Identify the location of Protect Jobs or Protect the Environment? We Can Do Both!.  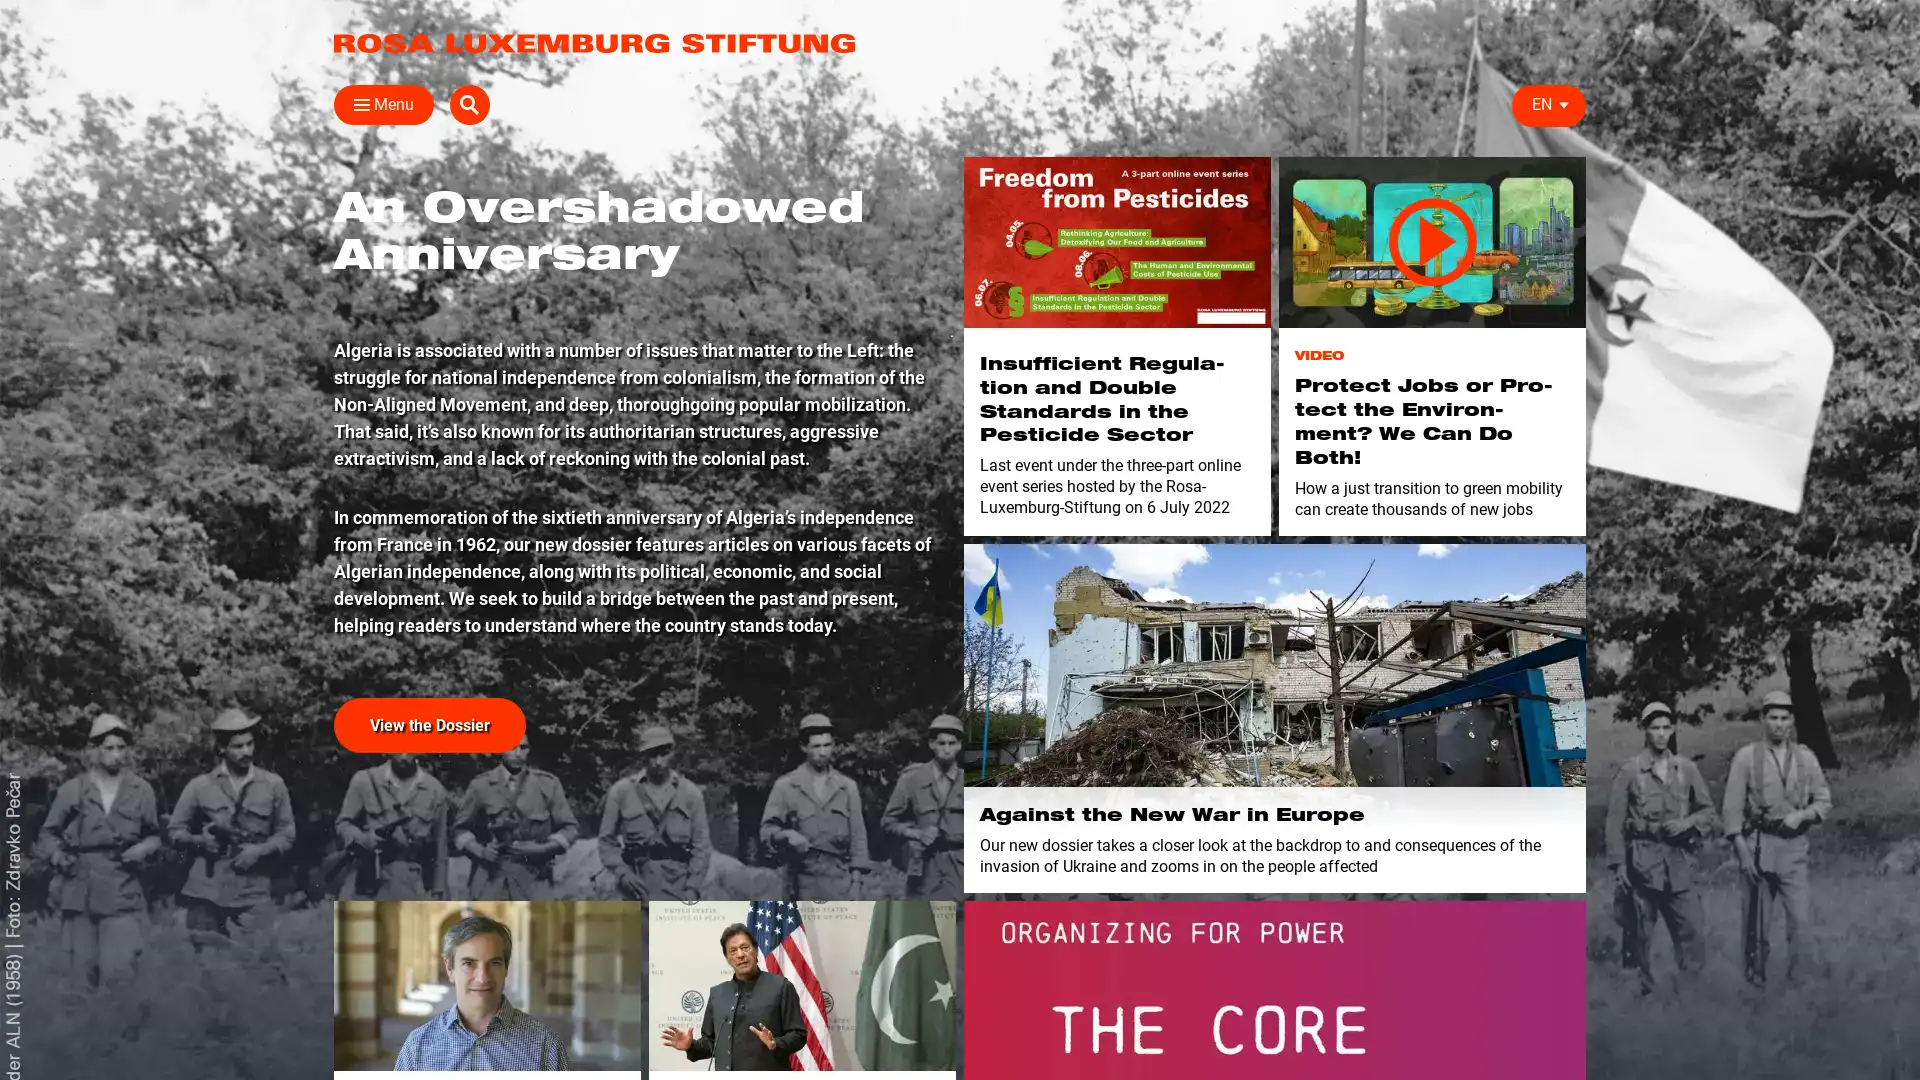
(1431, 241).